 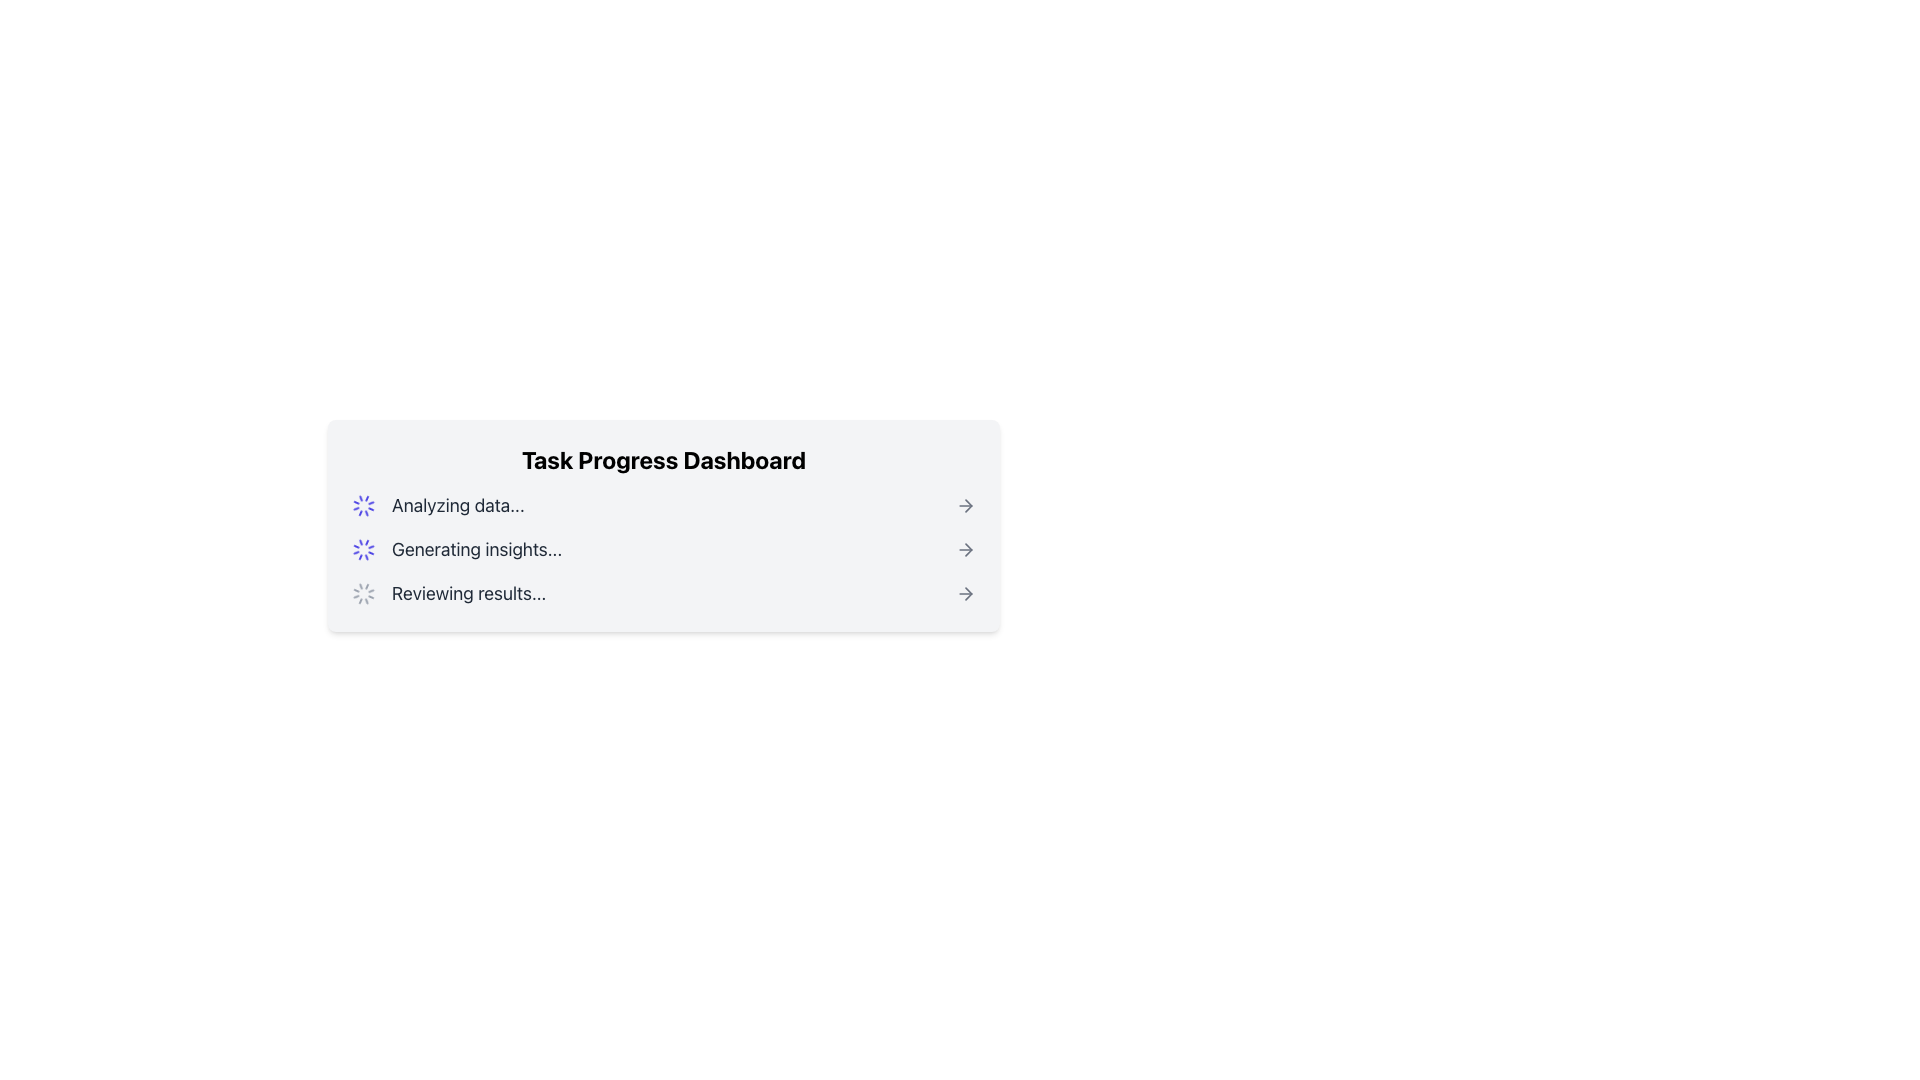 What do you see at coordinates (457, 504) in the screenshot?
I see `the text label displaying 'Analyzing data...' in the Task Progress Dashboard, which indicates the current task being processed` at bounding box center [457, 504].